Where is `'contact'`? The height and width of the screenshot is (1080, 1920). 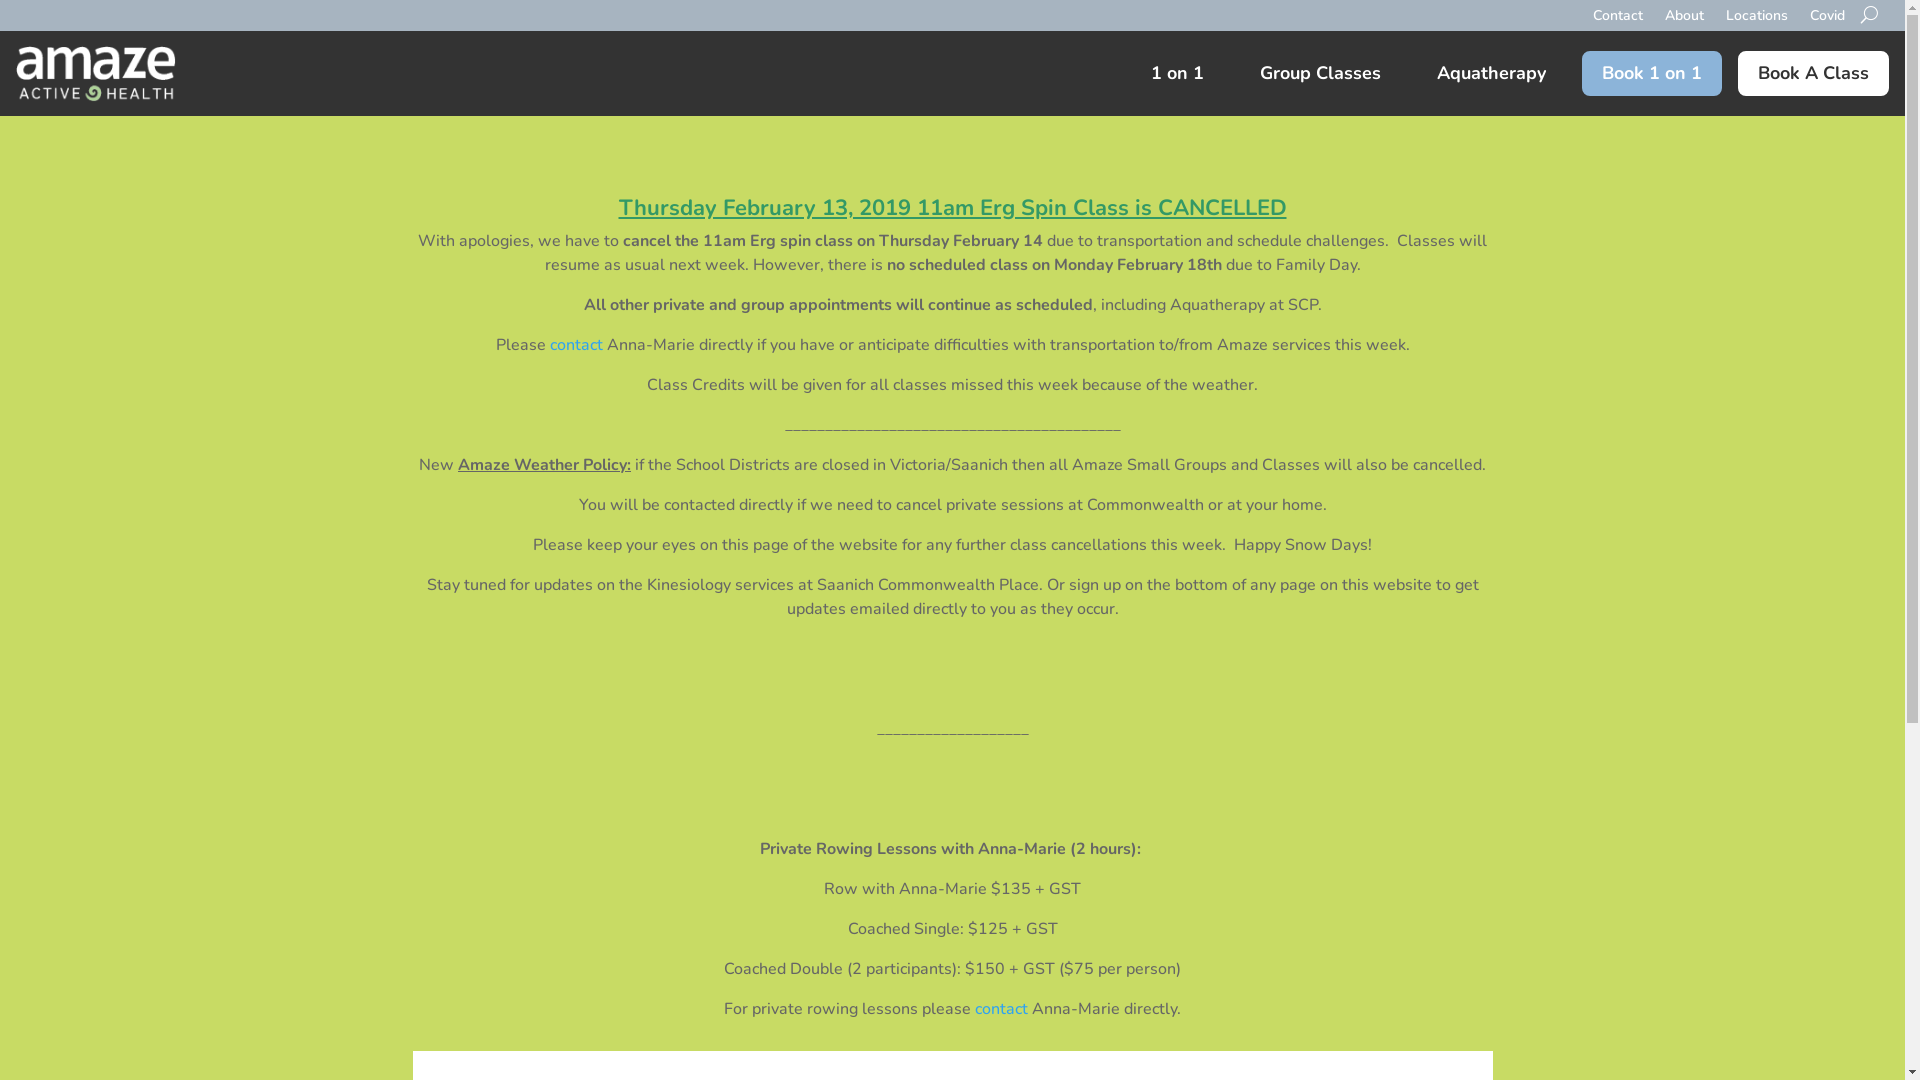
'contact' is located at coordinates (1001, 1009).